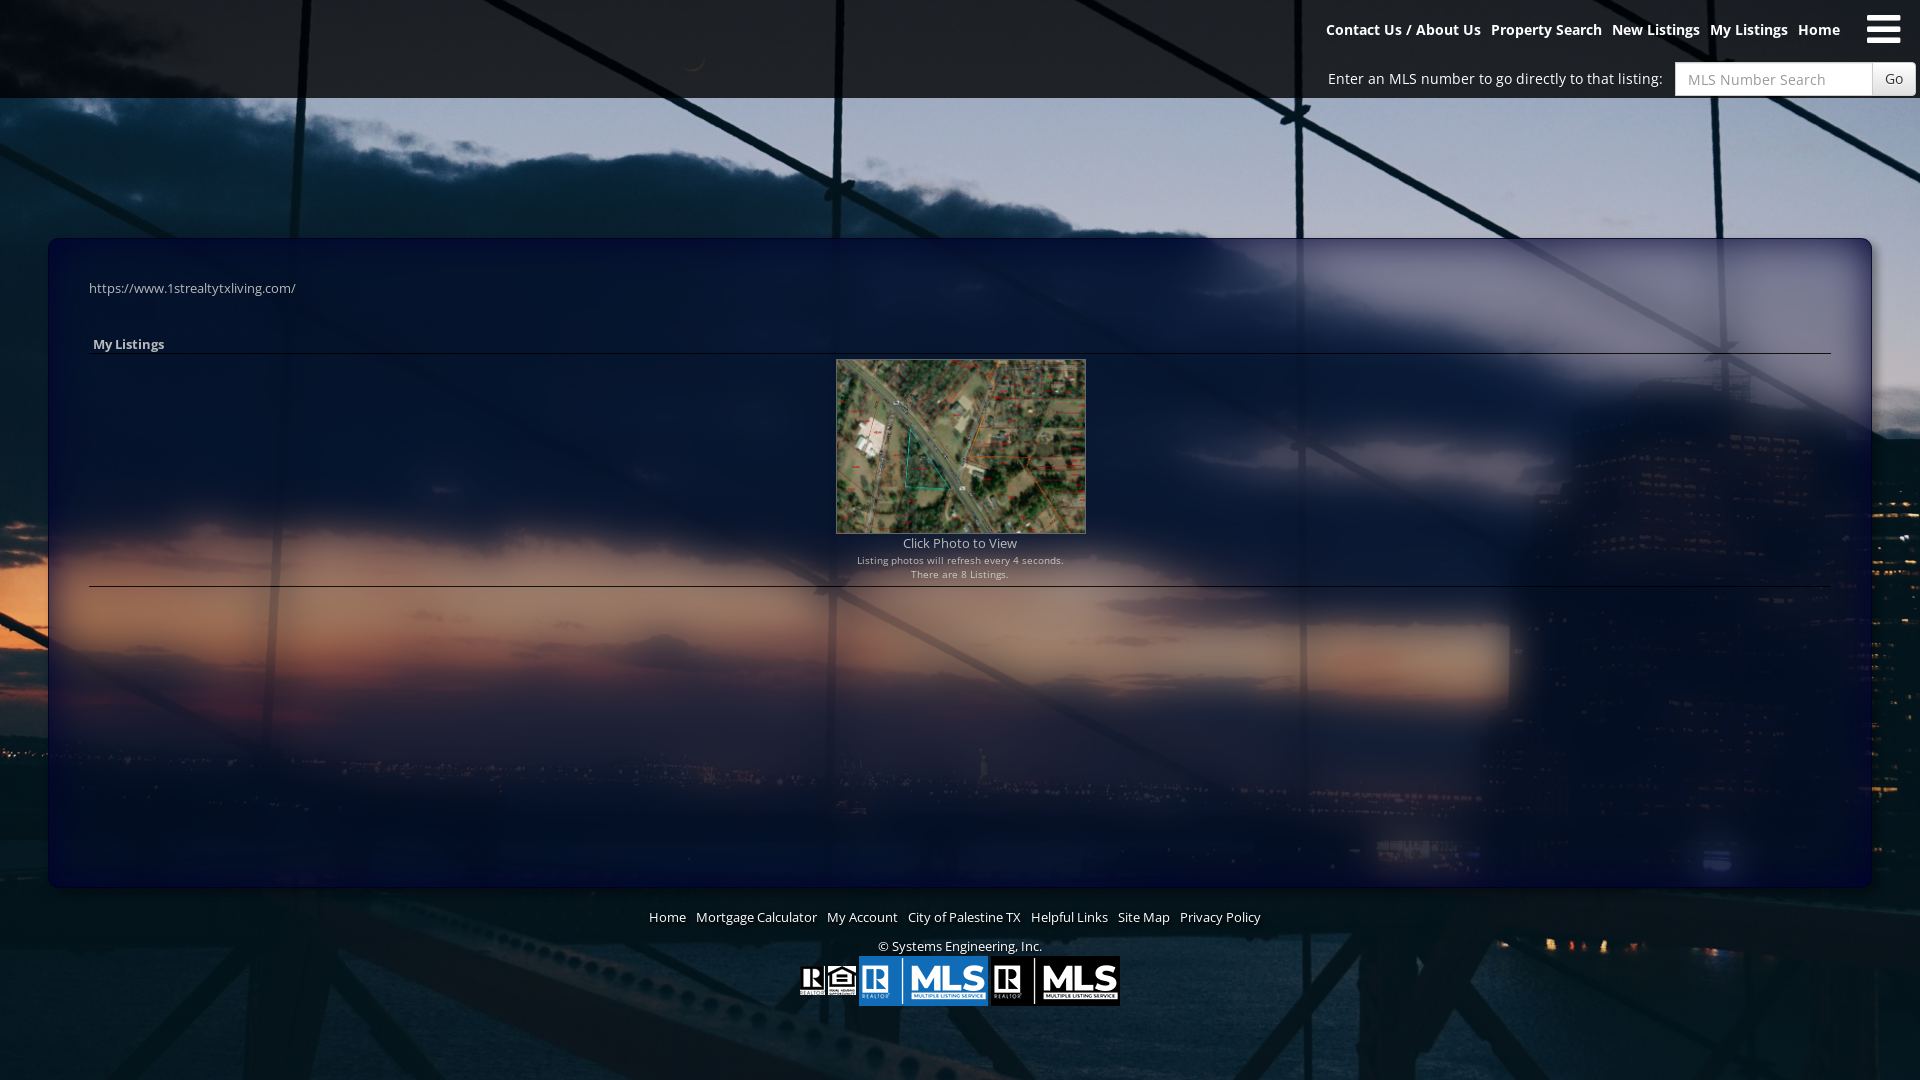 This screenshot has width=1920, height=1080. Describe the element at coordinates (906, 917) in the screenshot. I see `'City of Palestine TX'` at that location.